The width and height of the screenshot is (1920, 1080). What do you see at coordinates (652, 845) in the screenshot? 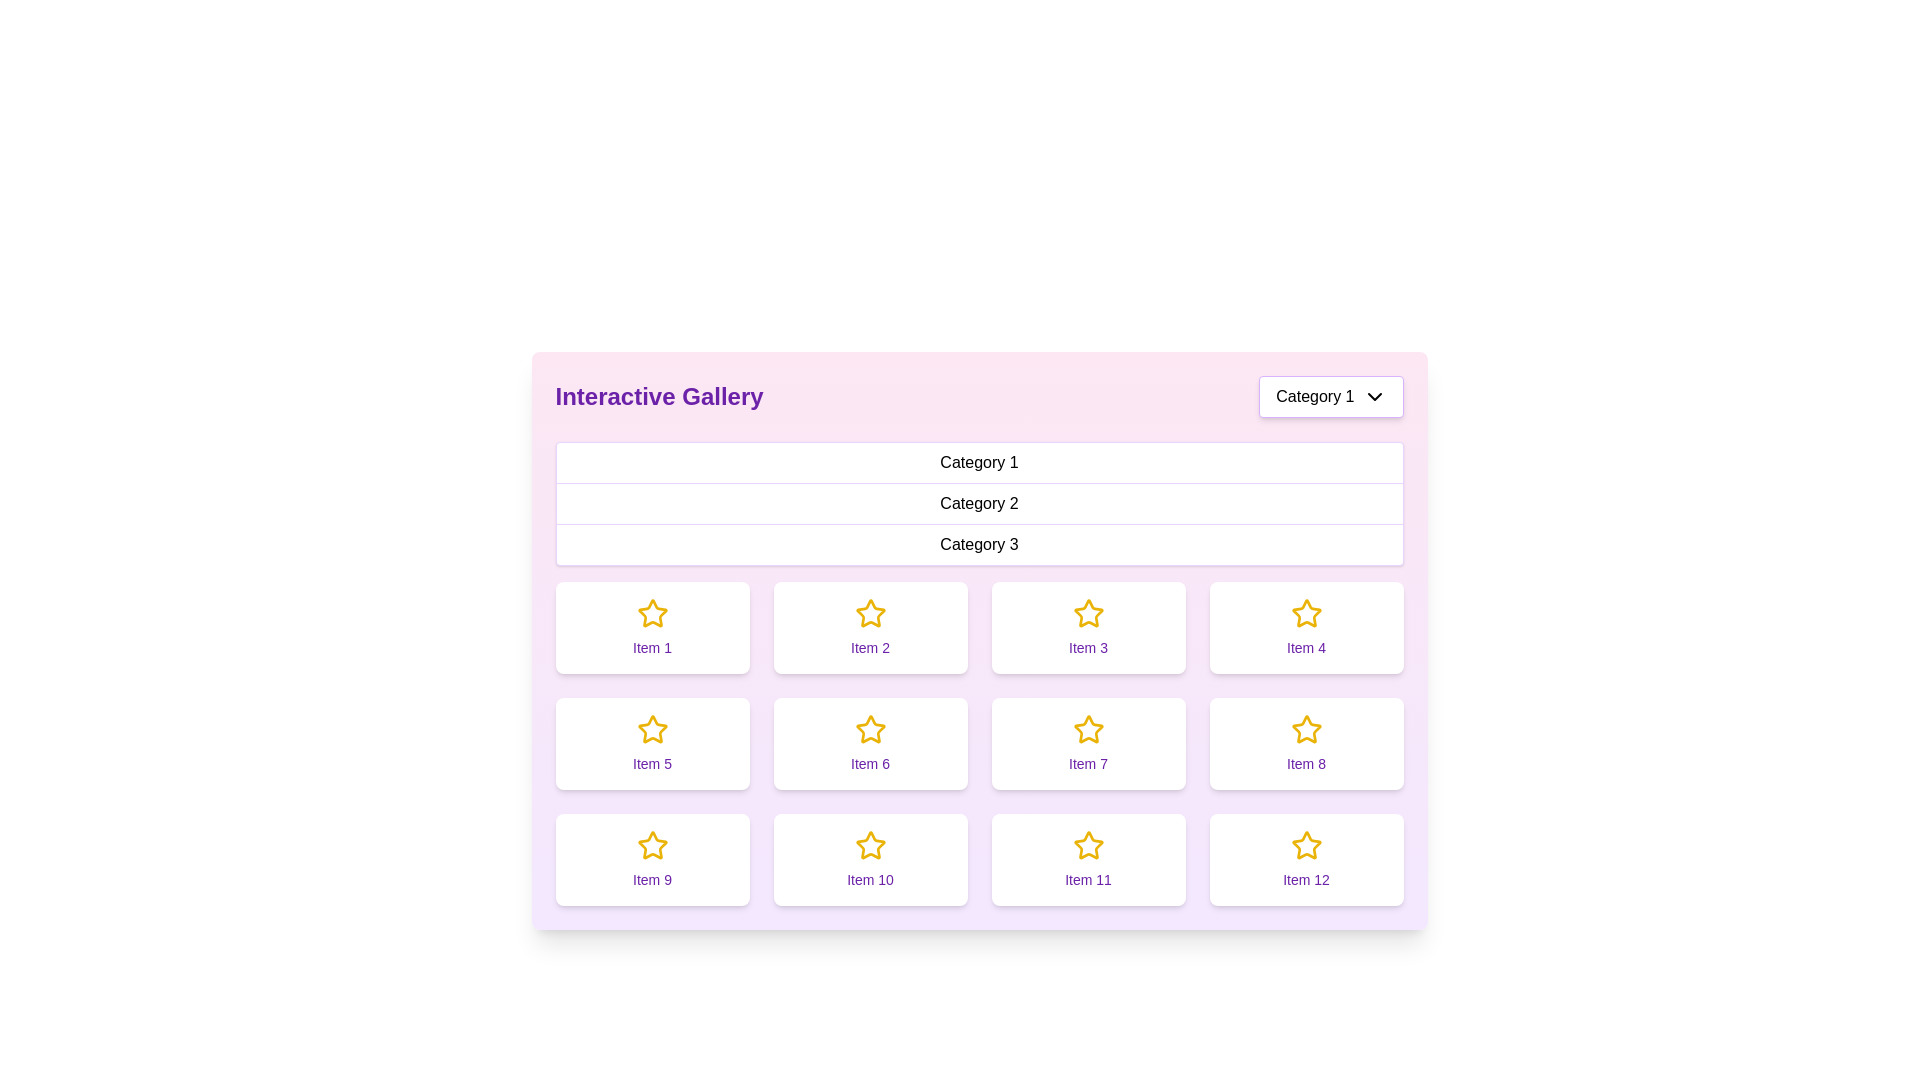
I see `the star-shaped icon with a yellow outline located in the middle of the white card labeled 'Item 9'` at bounding box center [652, 845].